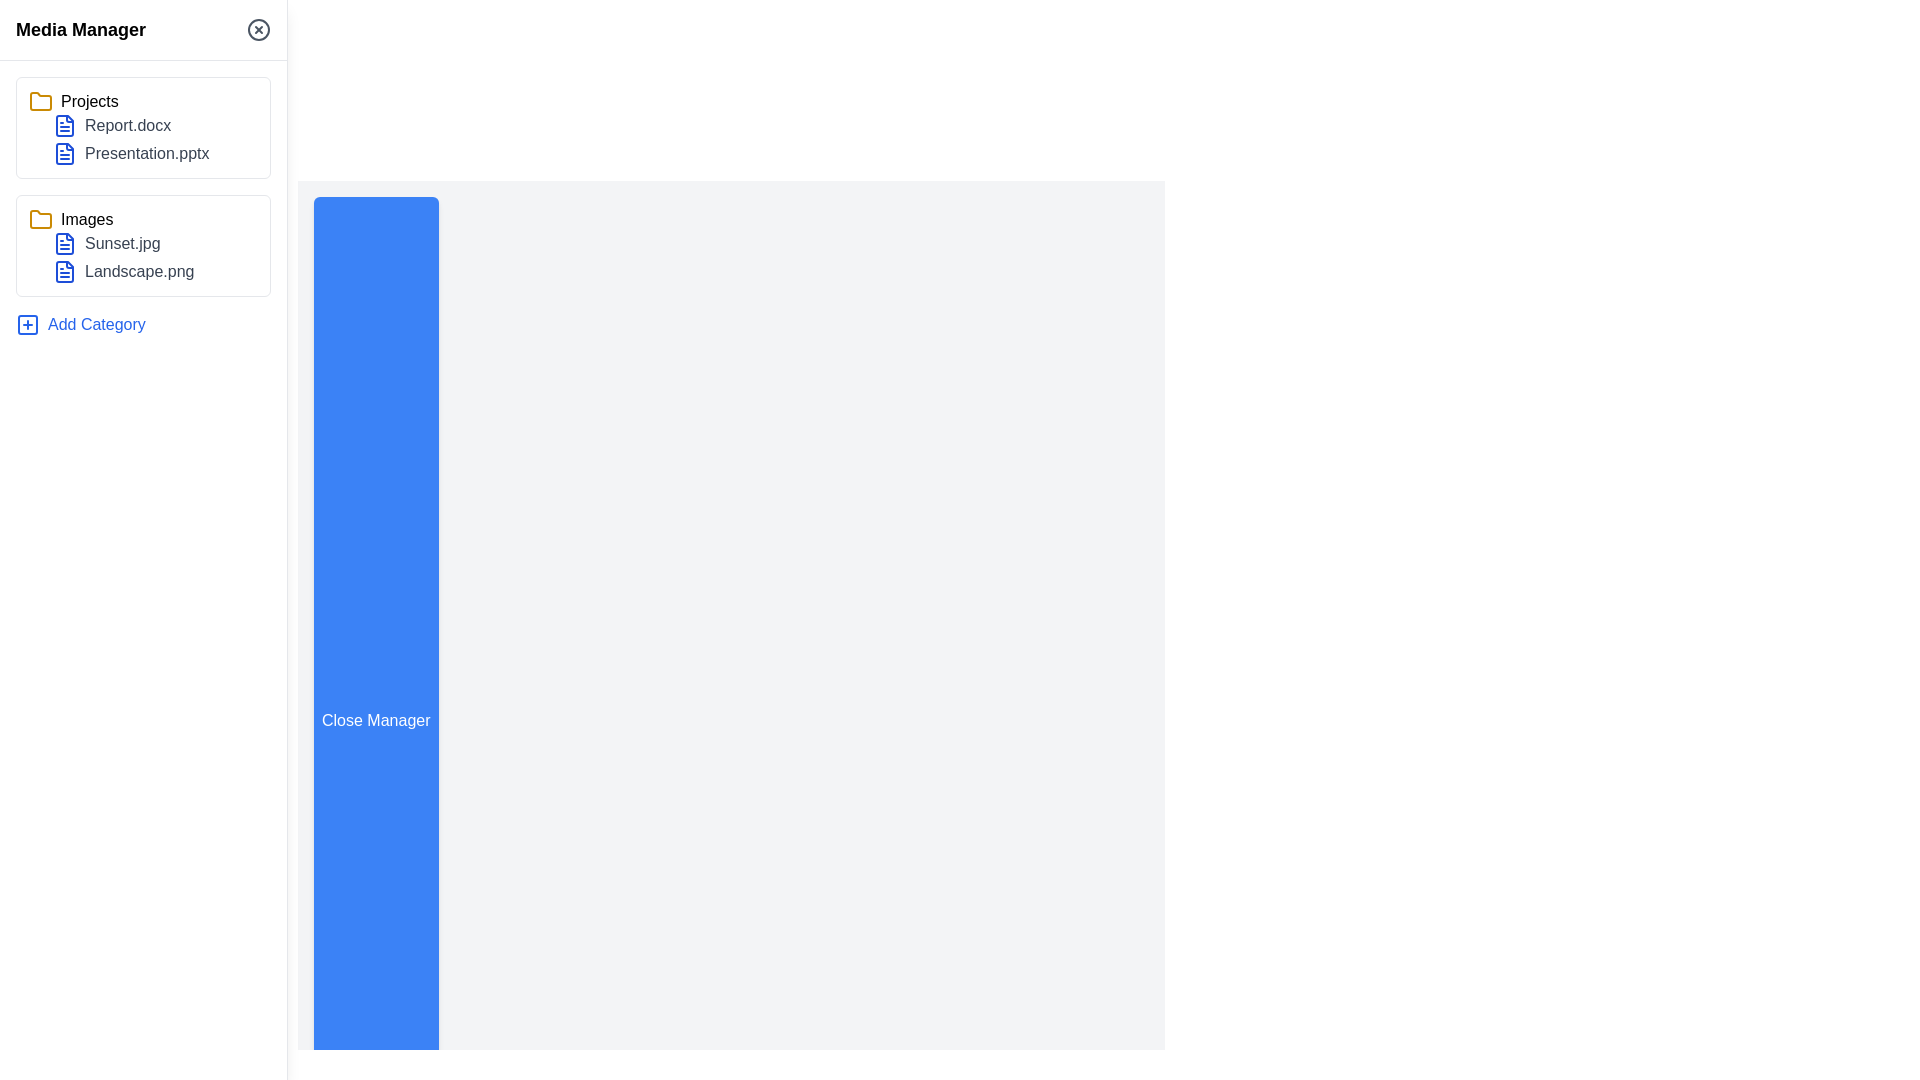 The height and width of the screenshot is (1080, 1920). I want to click on the 'Projects' category icon located in the top-left corner of the interface to interact with the category, so click(41, 101).